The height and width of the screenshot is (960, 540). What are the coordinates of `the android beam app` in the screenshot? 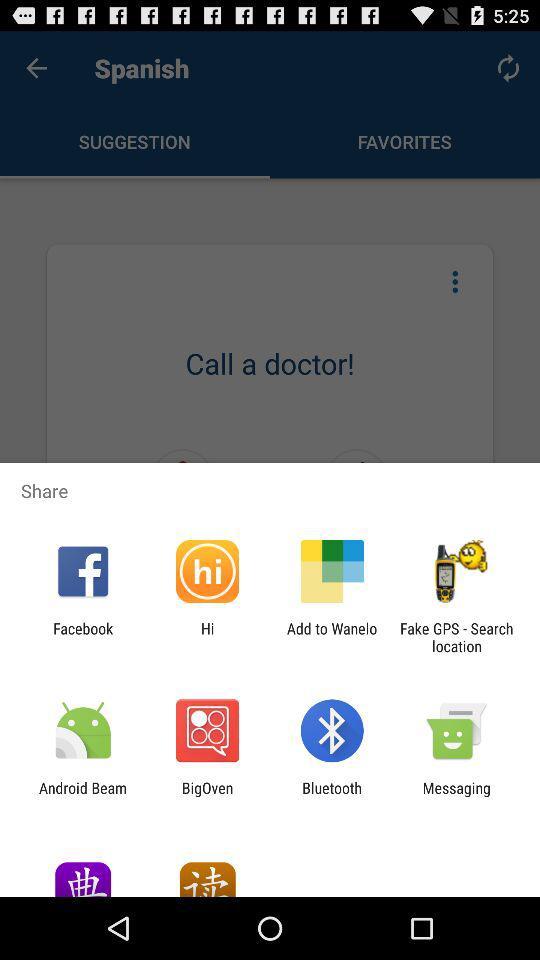 It's located at (82, 796).